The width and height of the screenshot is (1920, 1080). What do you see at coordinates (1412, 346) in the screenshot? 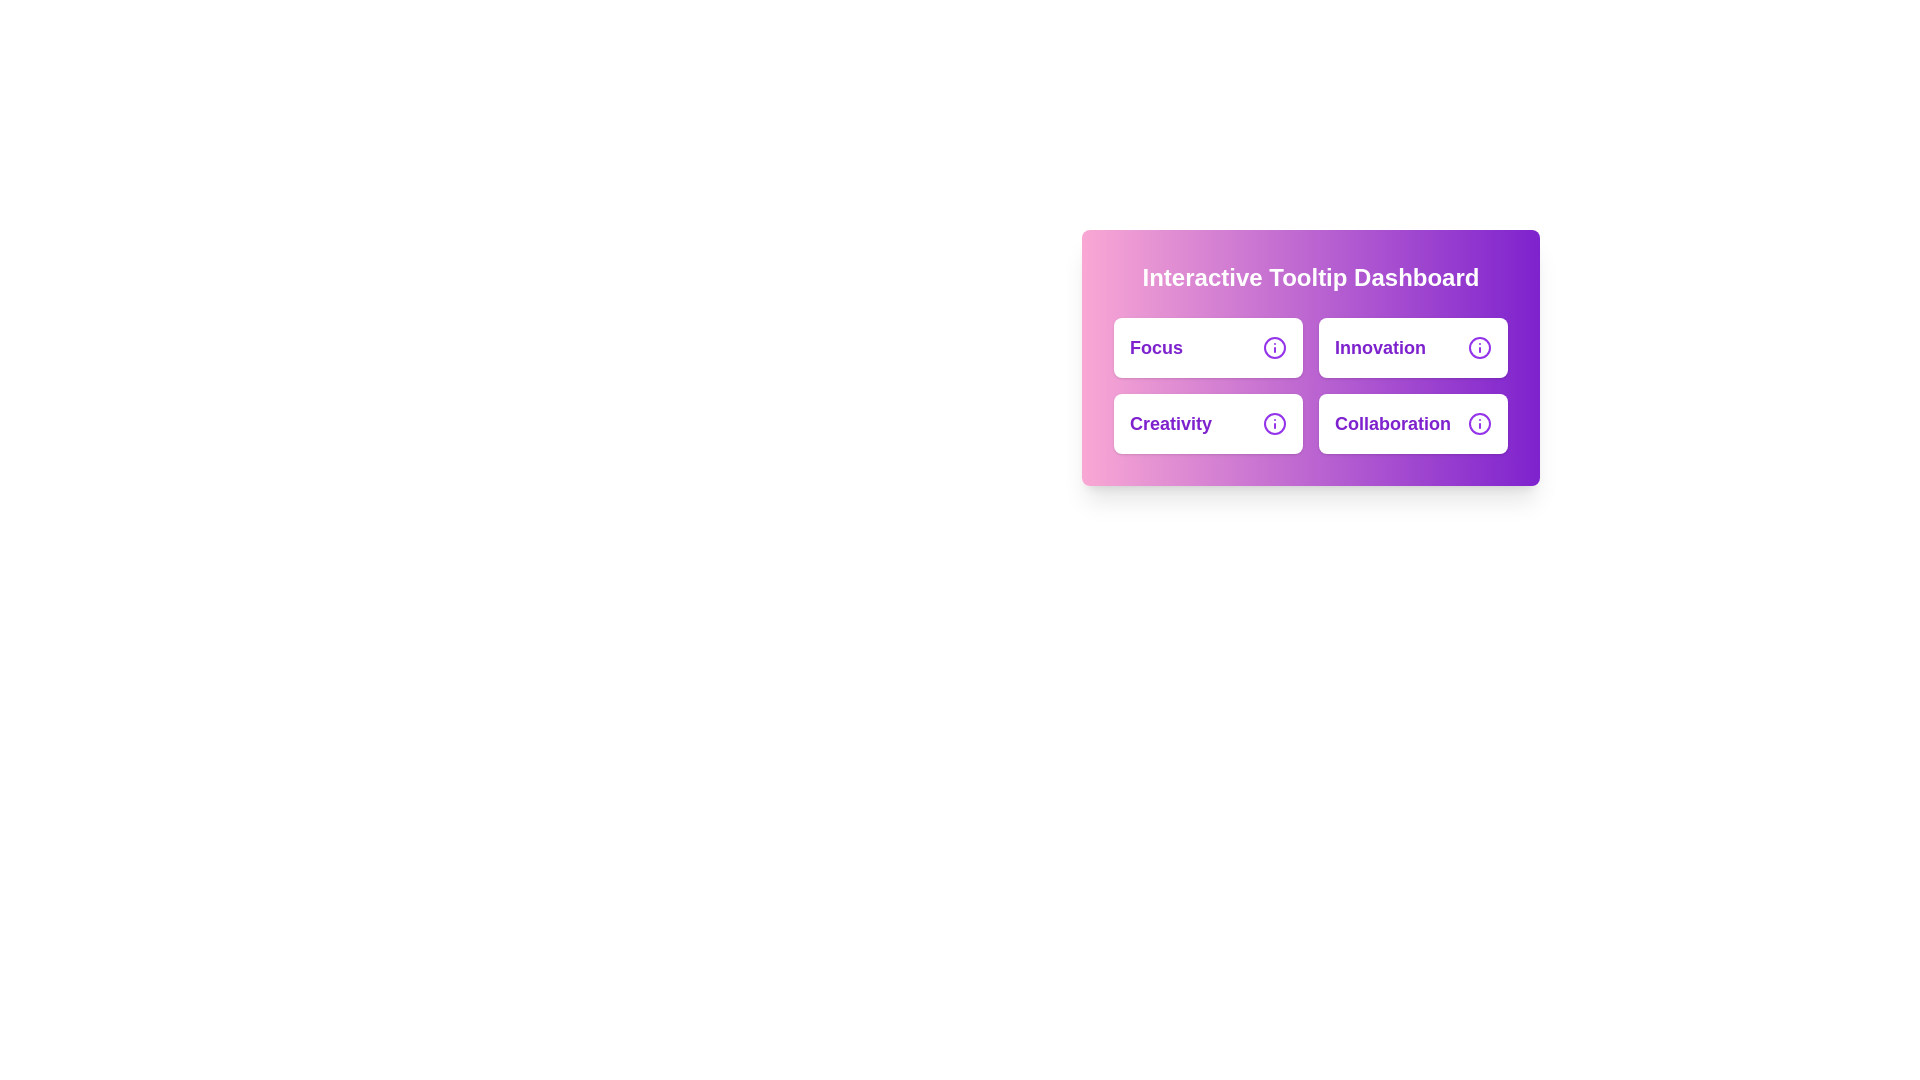
I see `the second button in the top row of a 2x2 grid layout, which is labeled for 'Innovation'` at bounding box center [1412, 346].